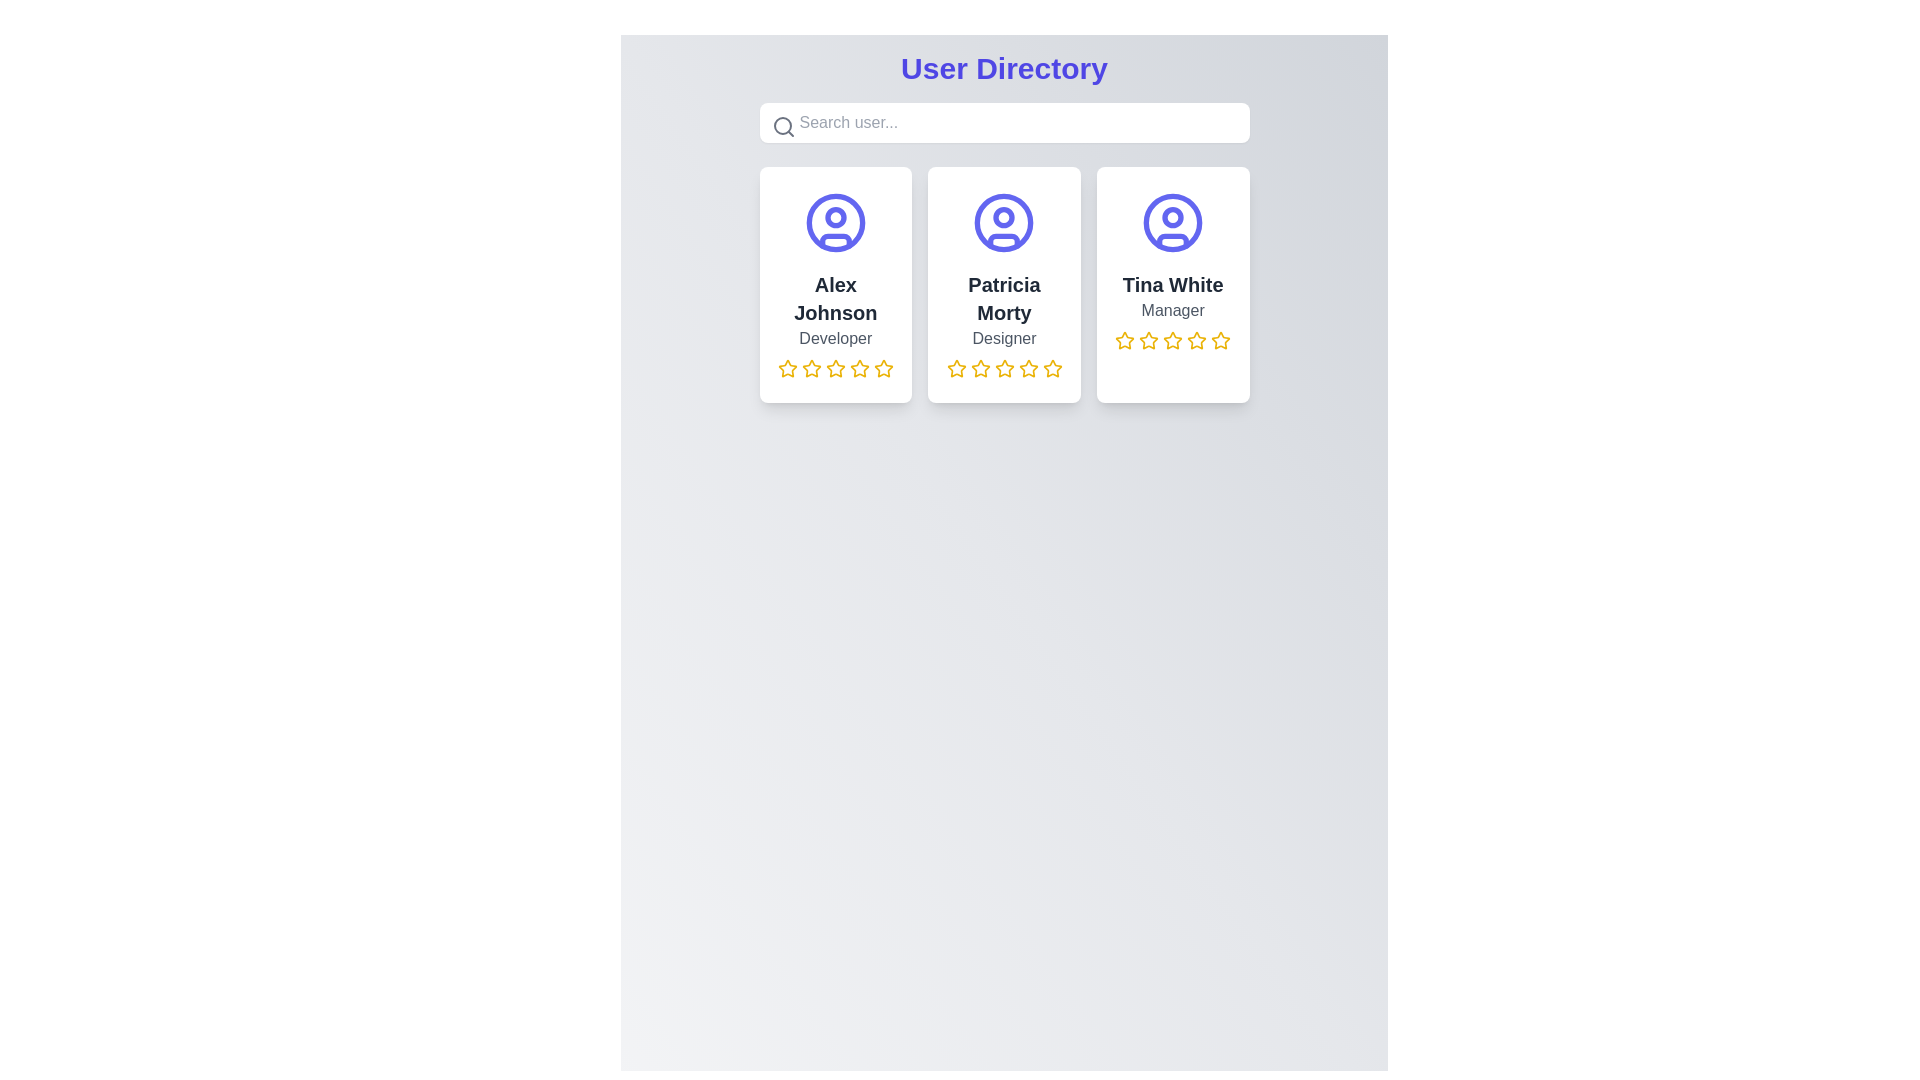 This screenshot has width=1920, height=1080. I want to click on the header element that serves as a title for the user directory display, positioned above the search bar, so click(1004, 68).